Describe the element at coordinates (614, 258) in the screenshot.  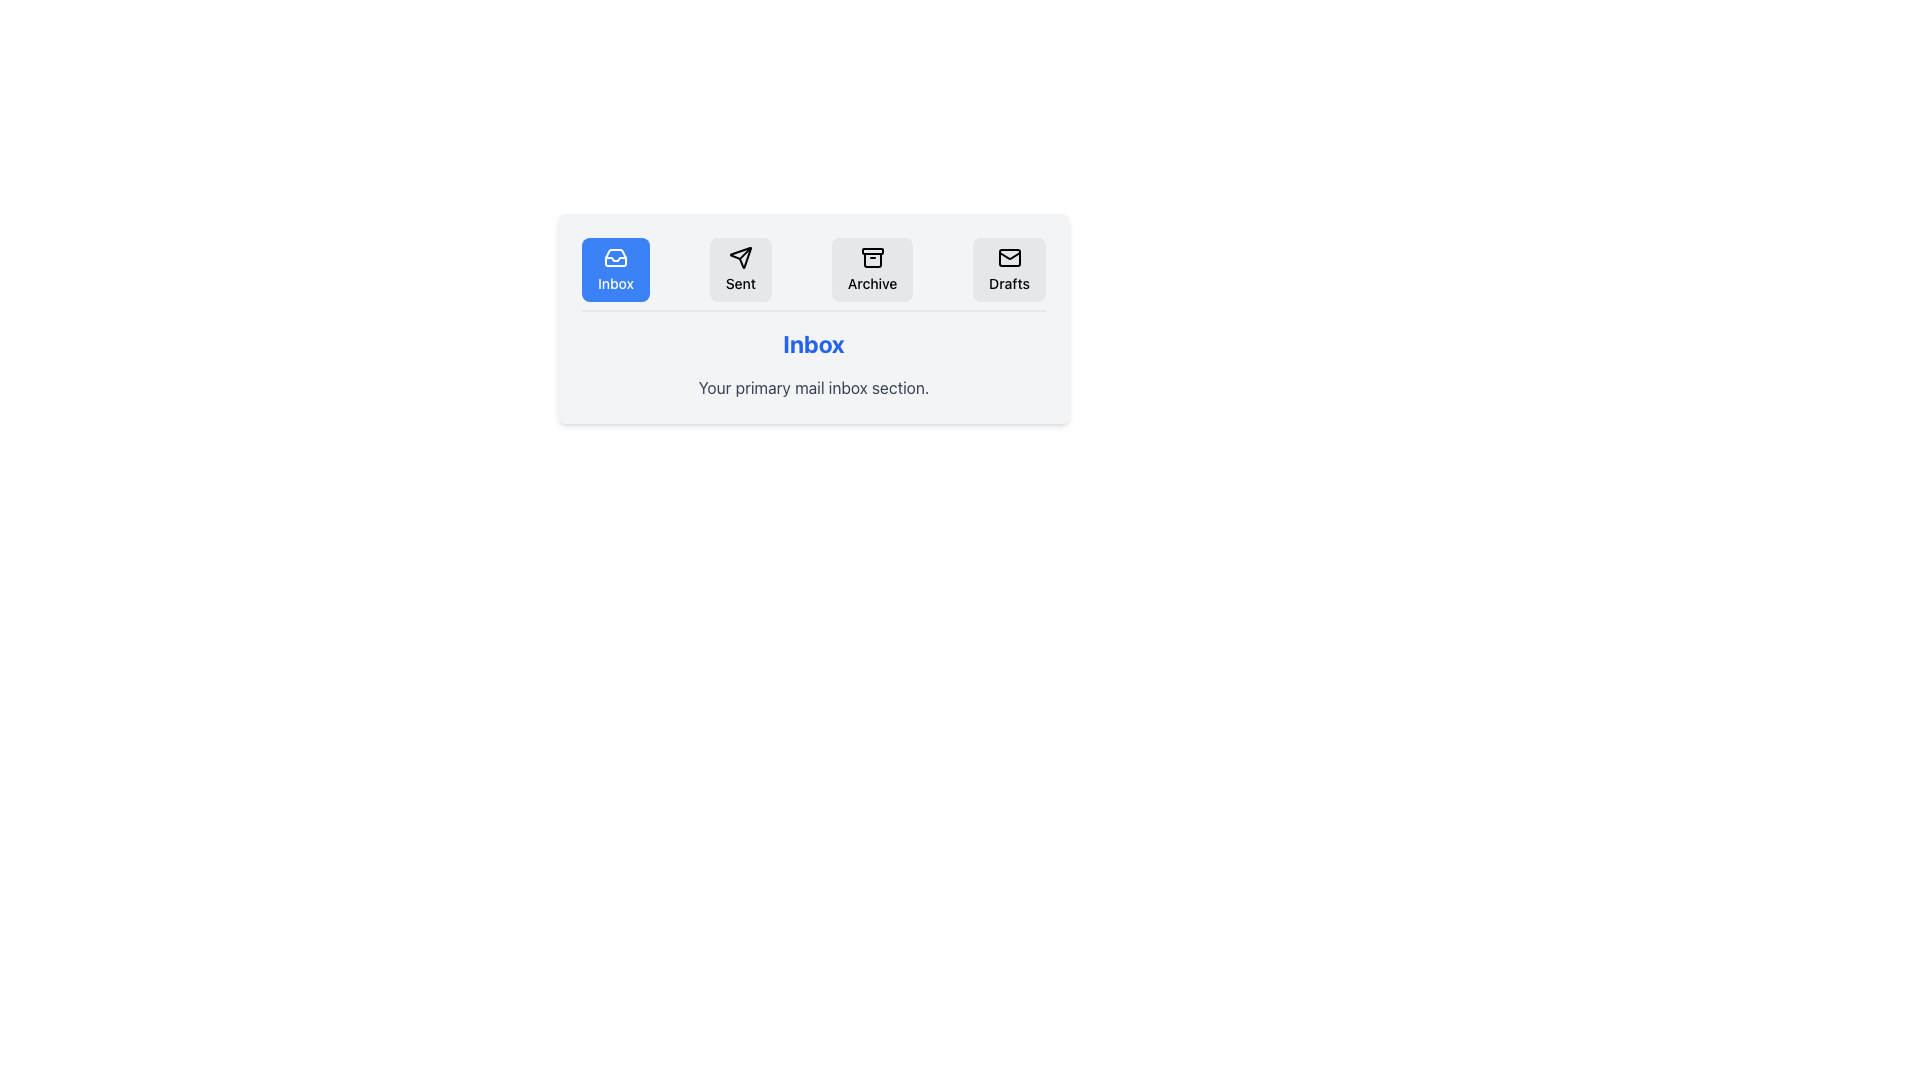
I see `the inbox icon decoration located in the first tab of the top row, directly below the 'Inbox' tab label` at that location.